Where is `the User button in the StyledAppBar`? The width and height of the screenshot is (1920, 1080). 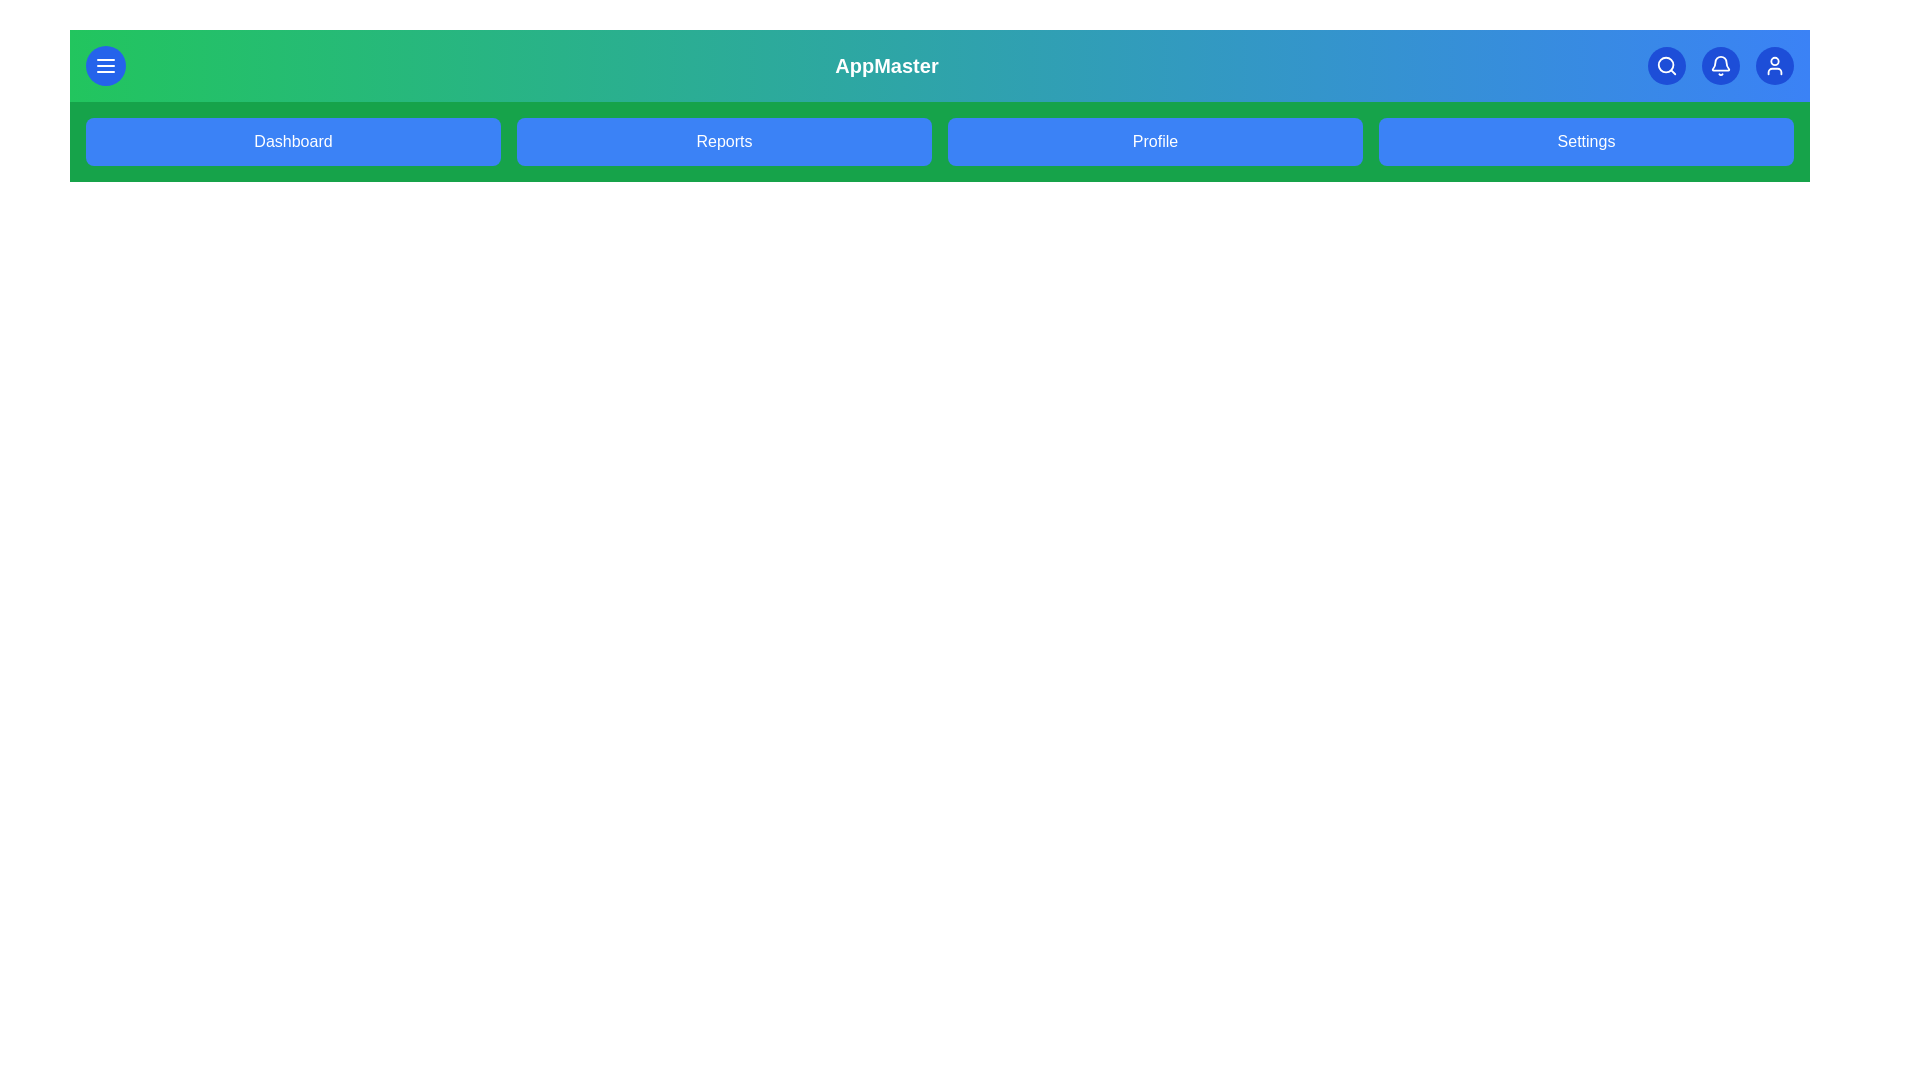
the User button in the StyledAppBar is located at coordinates (1775, 64).